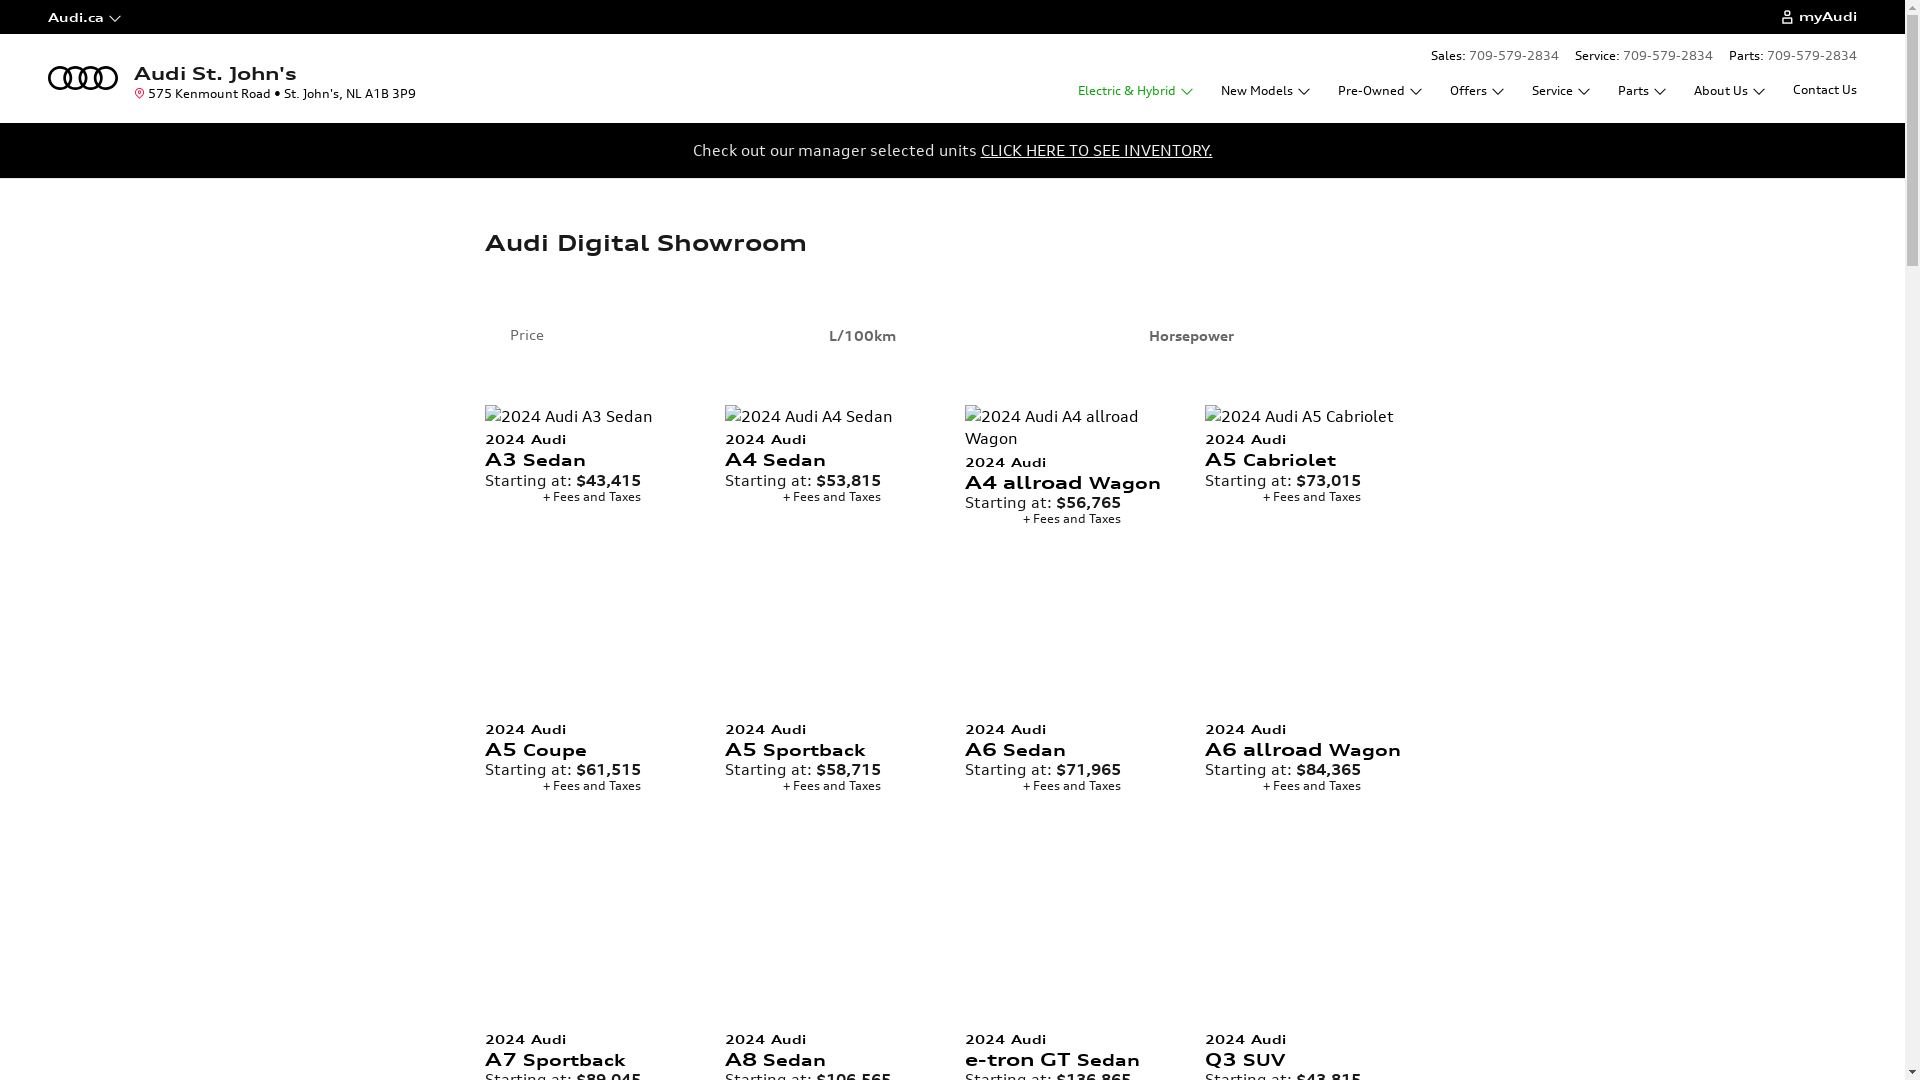 This screenshot has height=1080, width=1920. What do you see at coordinates (964, 713) in the screenshot?
I see `'2024 Audi A6 Sedan '` at bounding box center [964, 713].